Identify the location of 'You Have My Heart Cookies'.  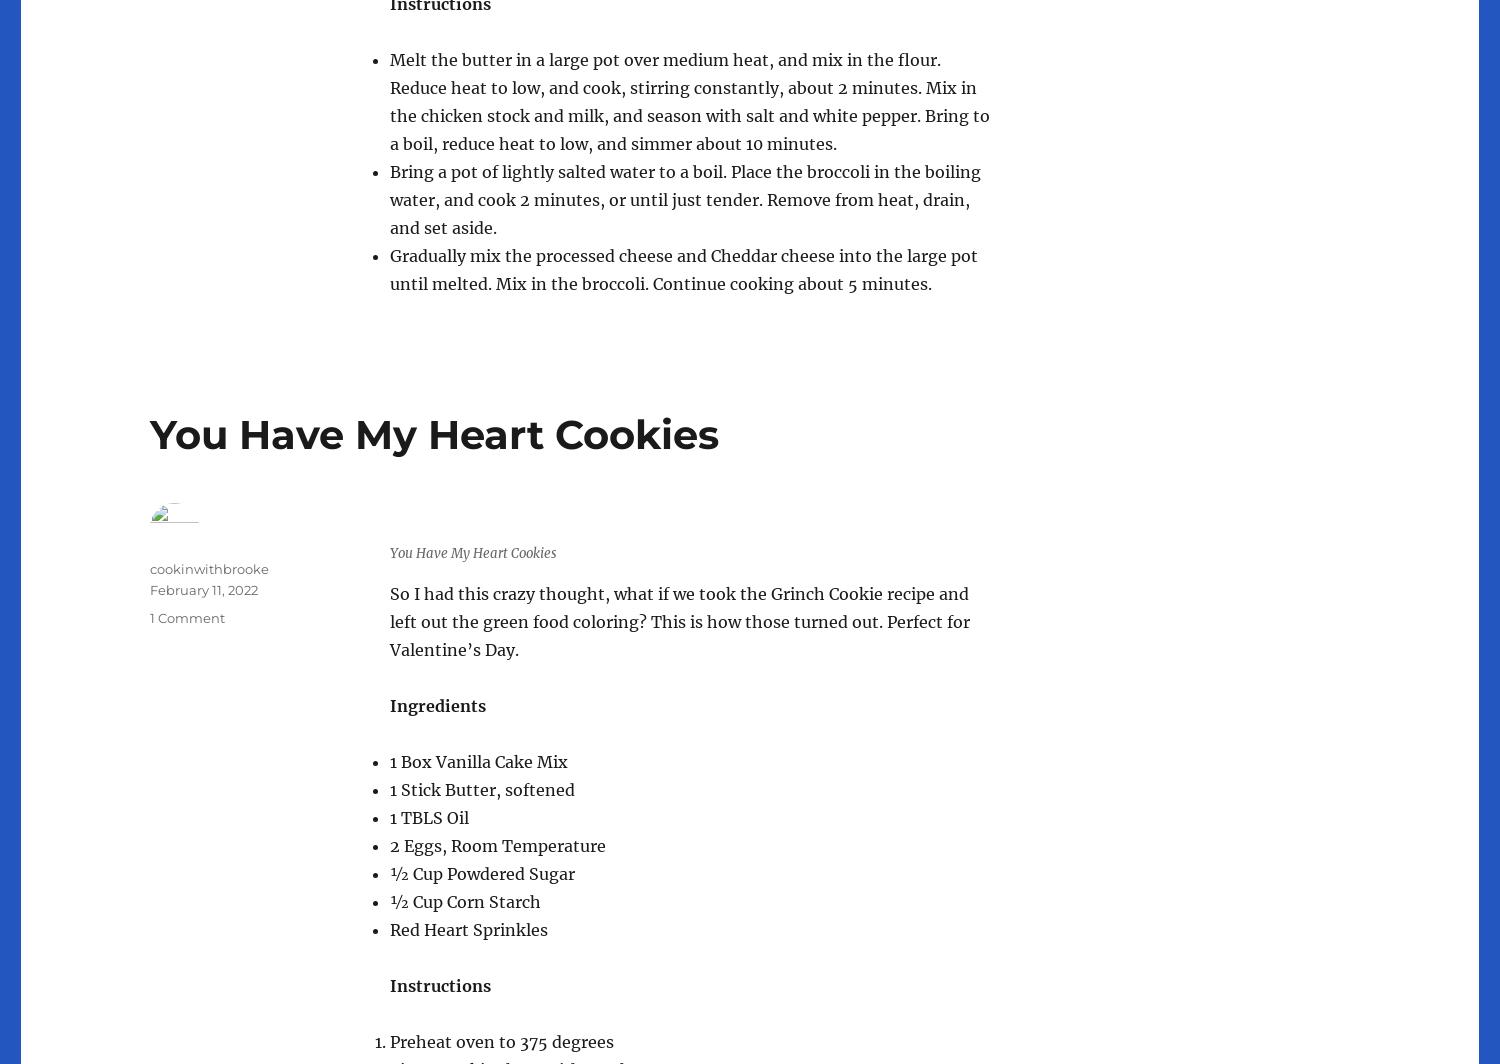
(434, 434).